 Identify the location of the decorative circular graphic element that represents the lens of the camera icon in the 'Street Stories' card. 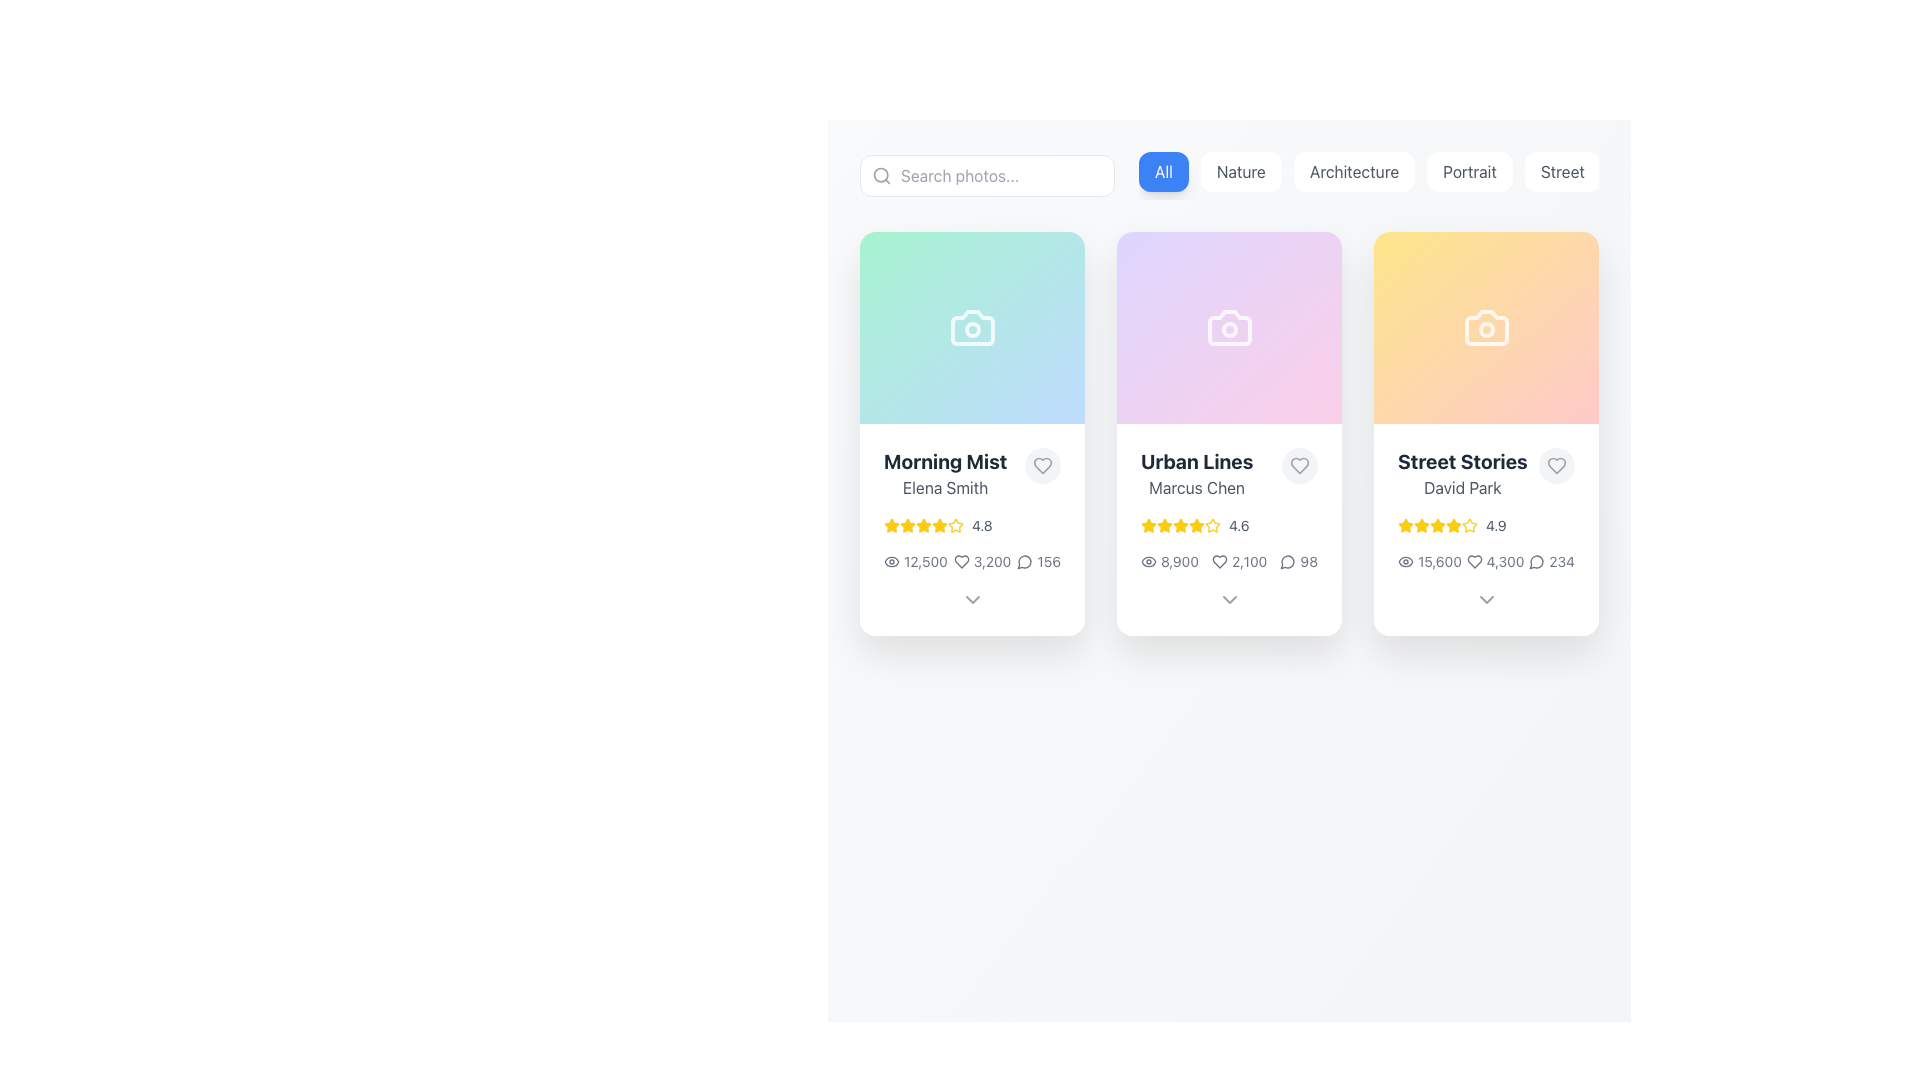
(1486, 329).